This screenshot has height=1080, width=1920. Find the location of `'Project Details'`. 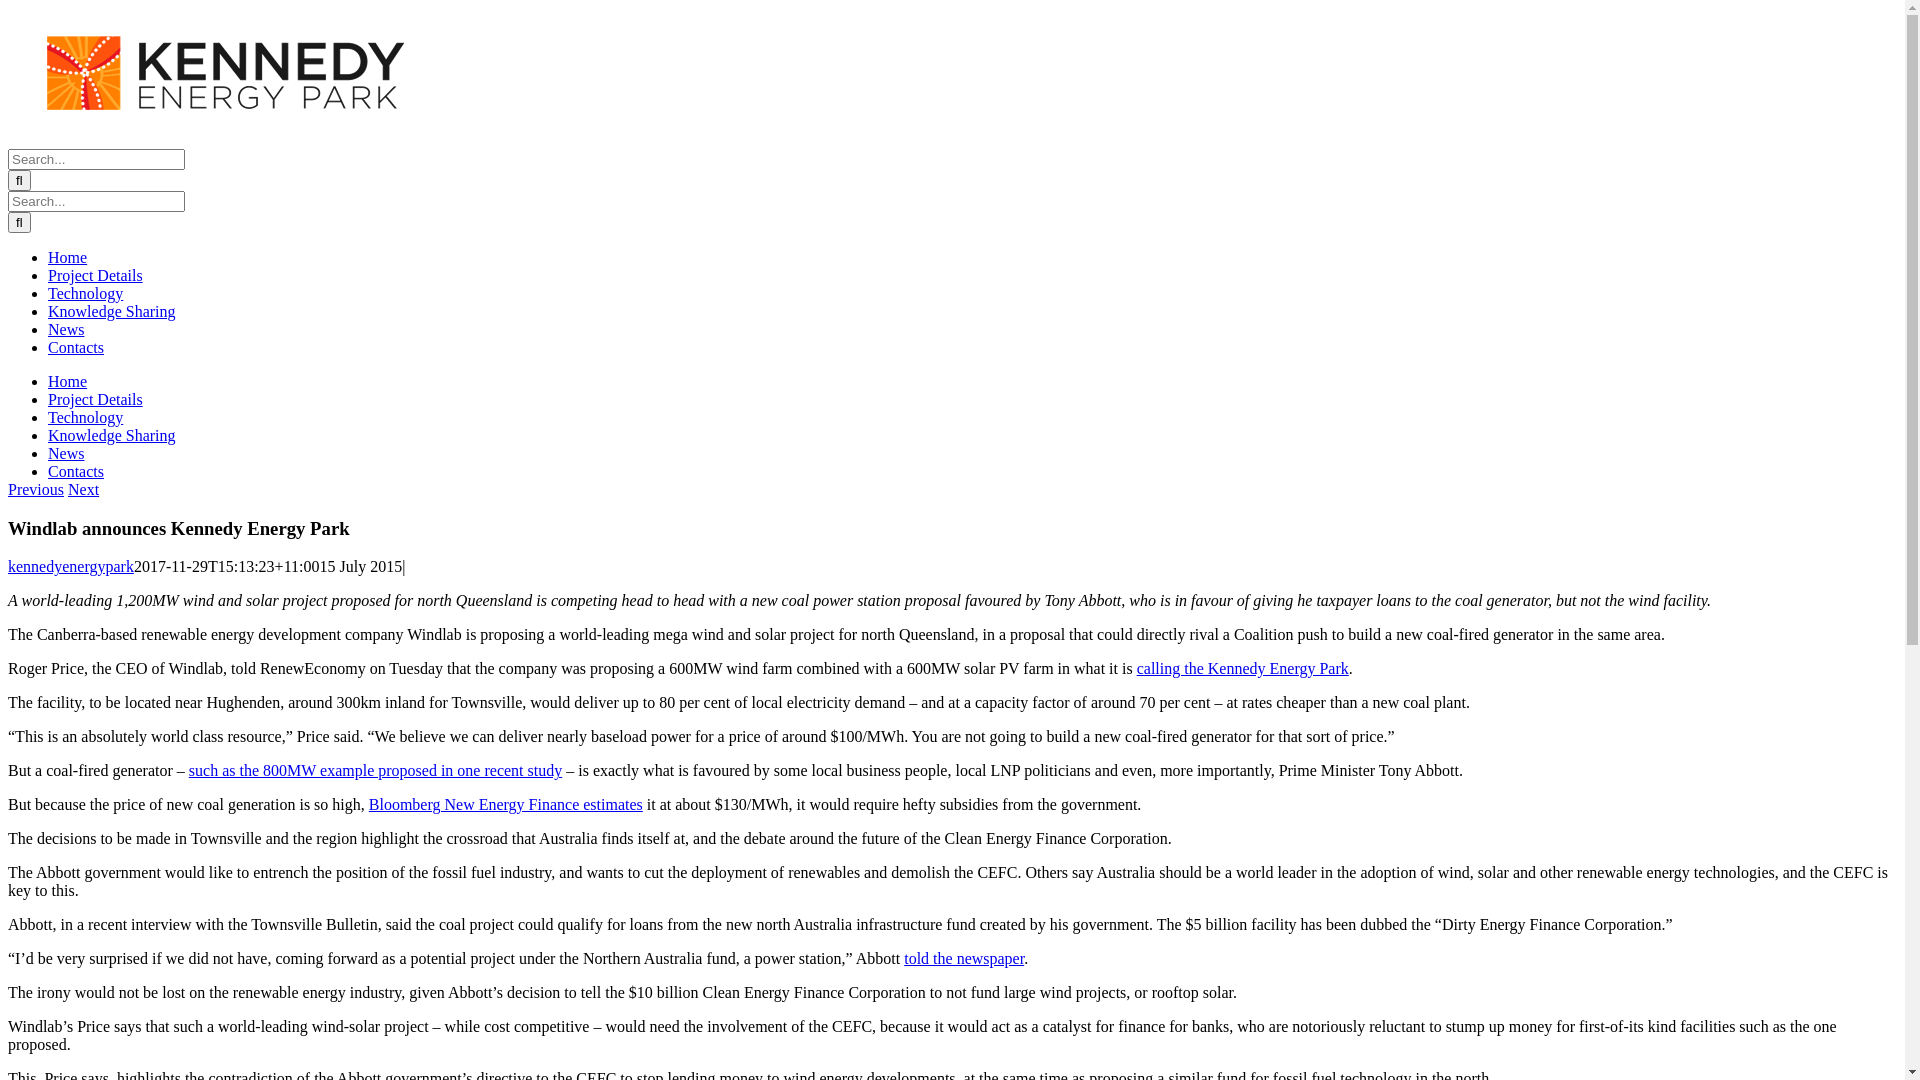

'Project Details' is located at coordinates (94, 399).